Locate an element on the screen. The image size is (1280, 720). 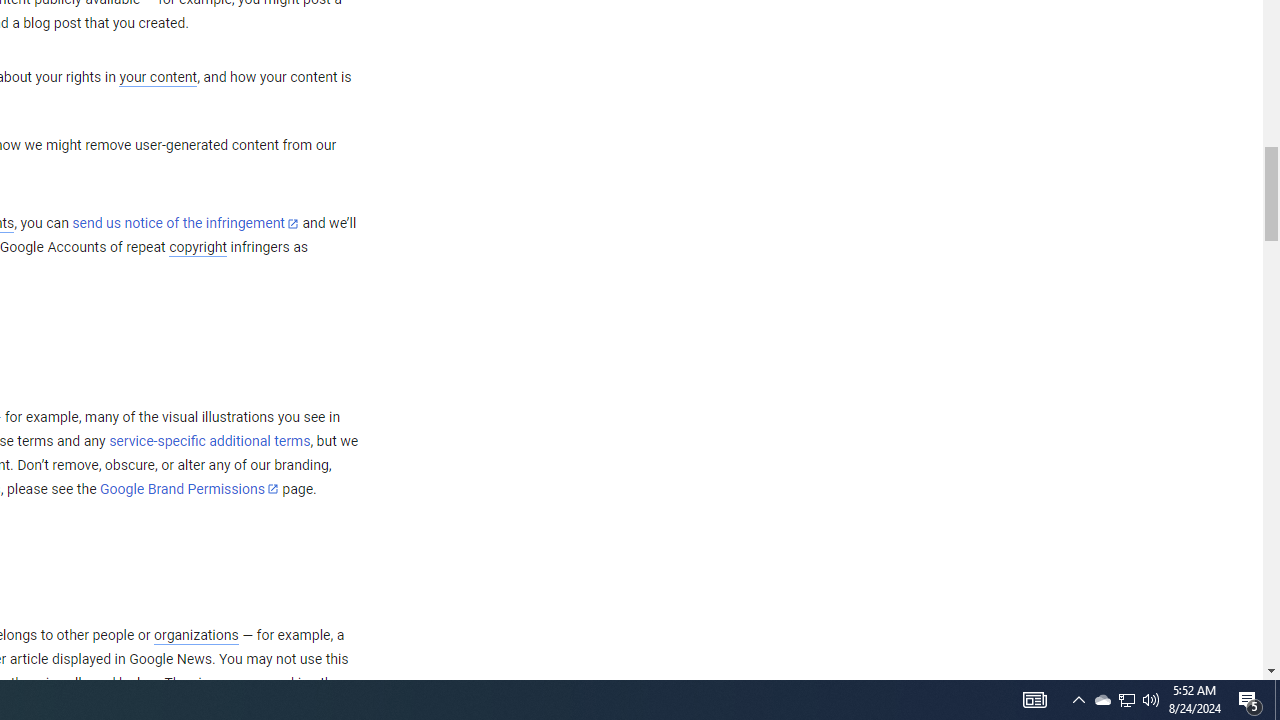
'your content' is located at coordinates (157, 77).